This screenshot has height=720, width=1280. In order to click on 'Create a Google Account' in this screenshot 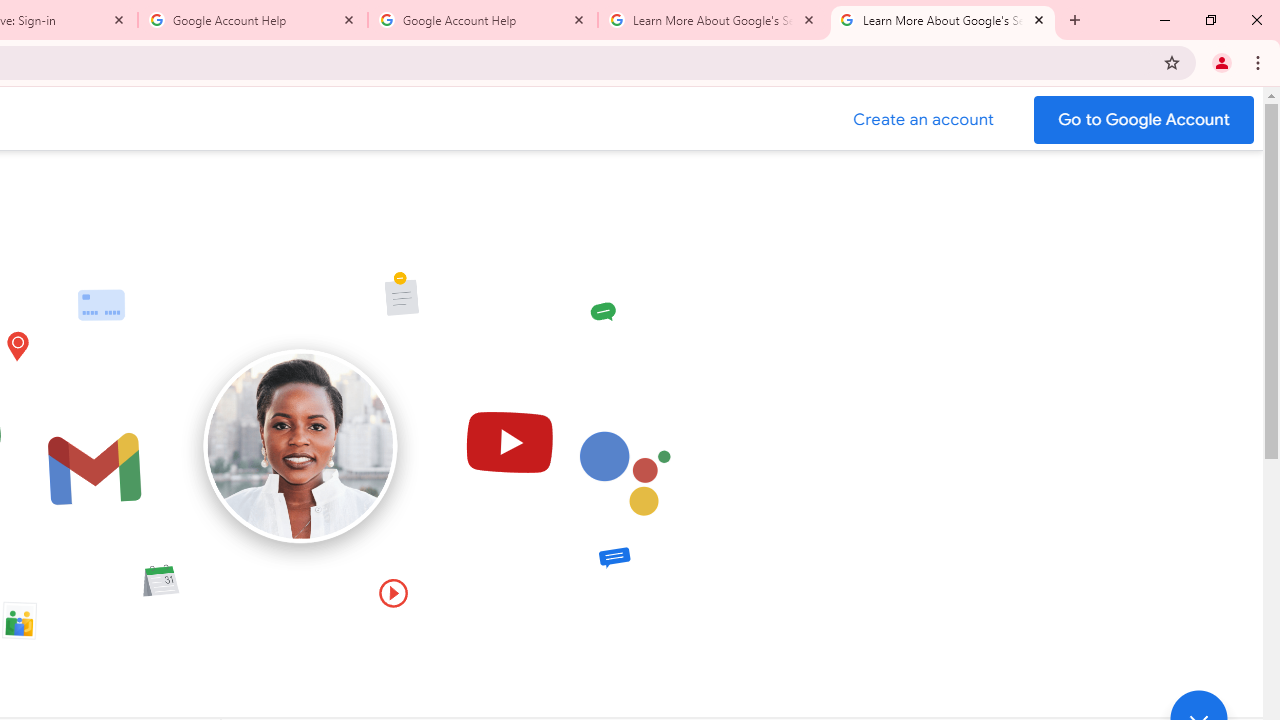, I will do `click(923, 119)`.